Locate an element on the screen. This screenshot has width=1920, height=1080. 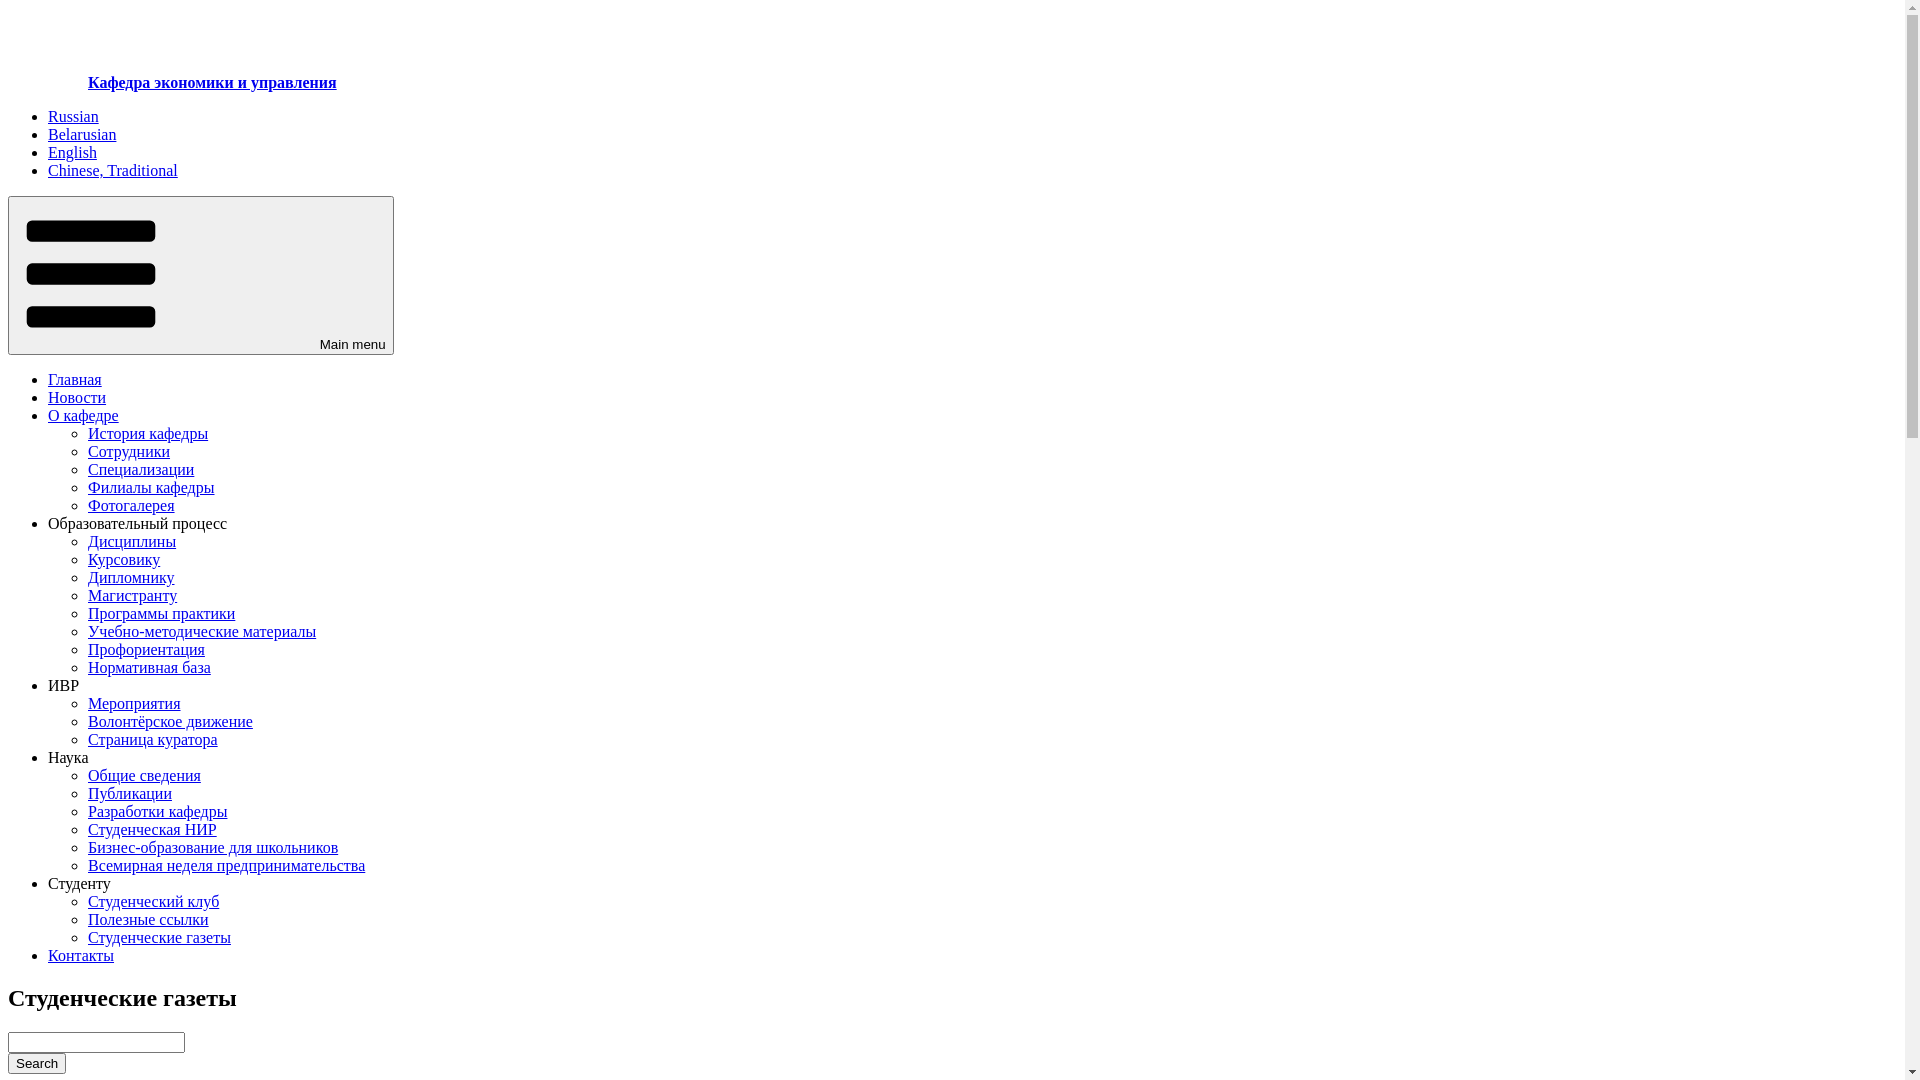
'English' is located at coordinates (72, 151).